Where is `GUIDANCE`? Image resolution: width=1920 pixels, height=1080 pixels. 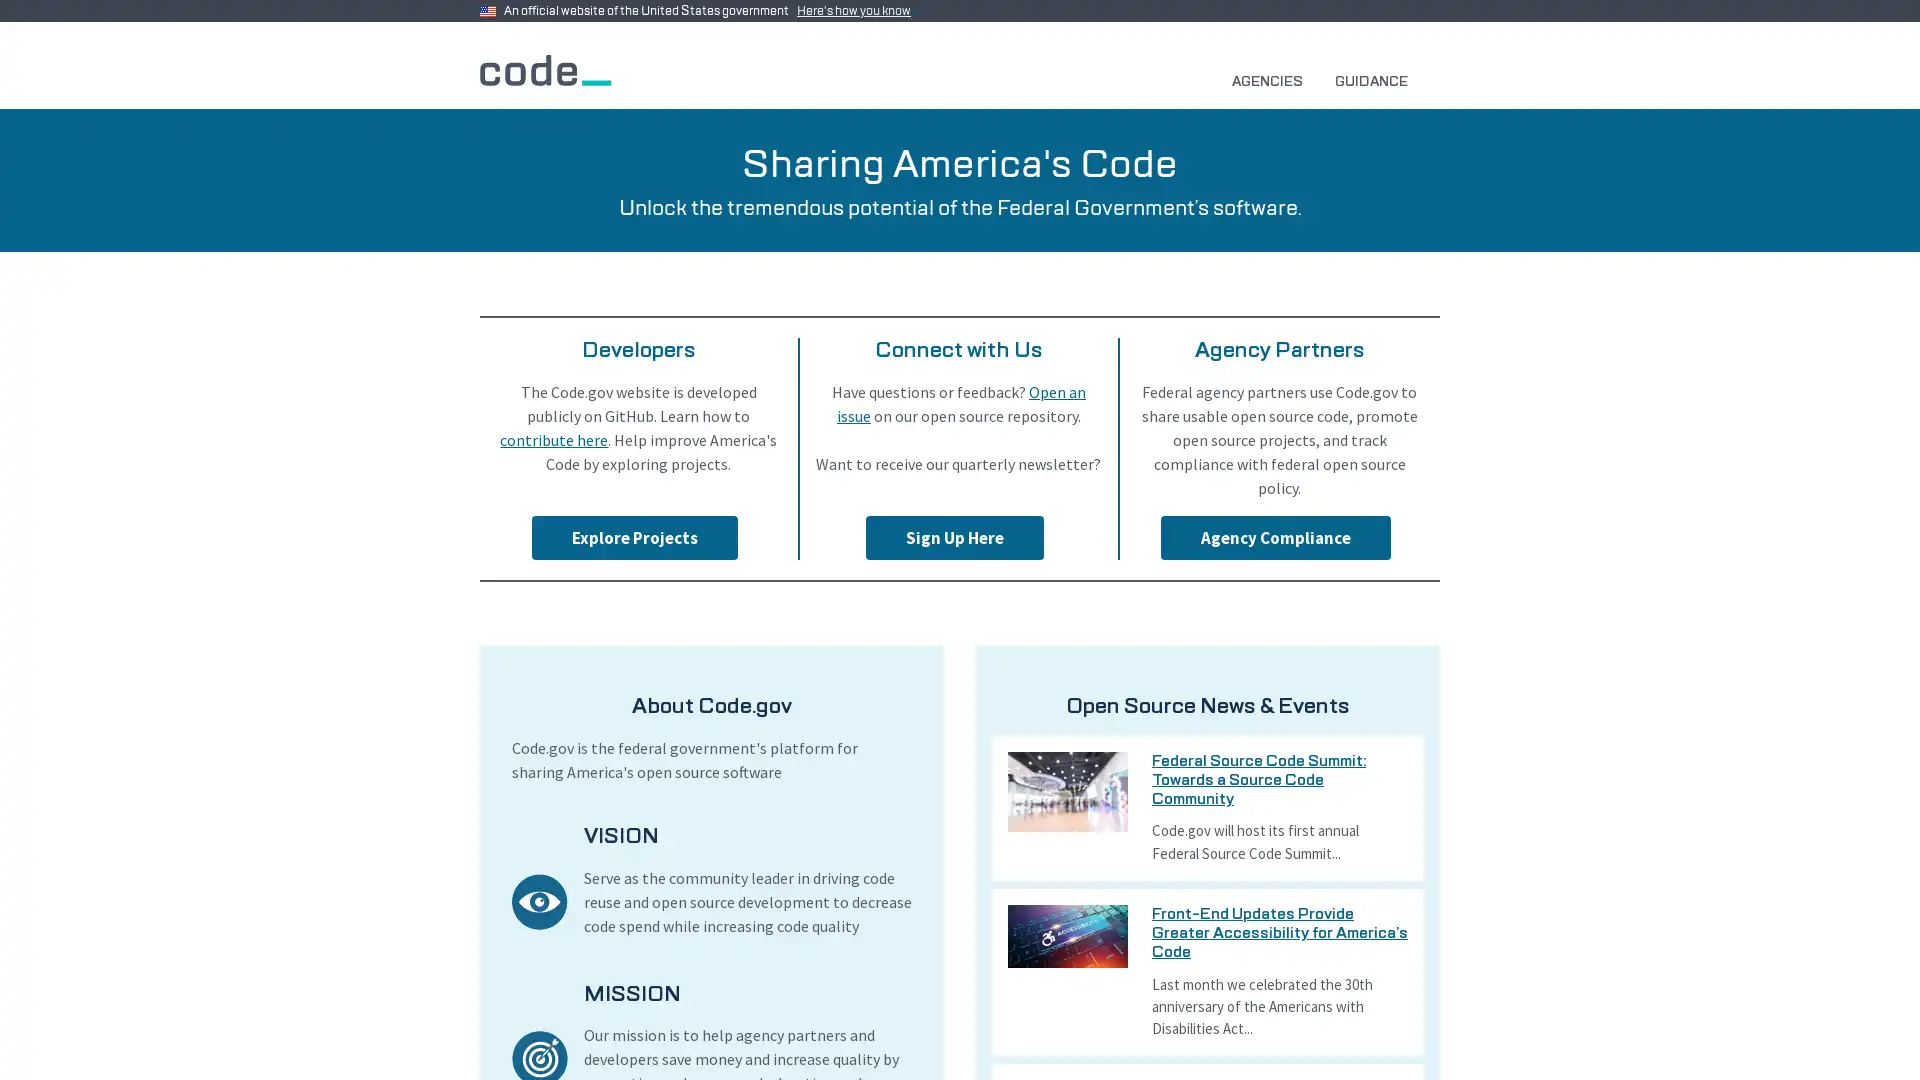 GUIDANCE is located at coordinates (1378, 80).